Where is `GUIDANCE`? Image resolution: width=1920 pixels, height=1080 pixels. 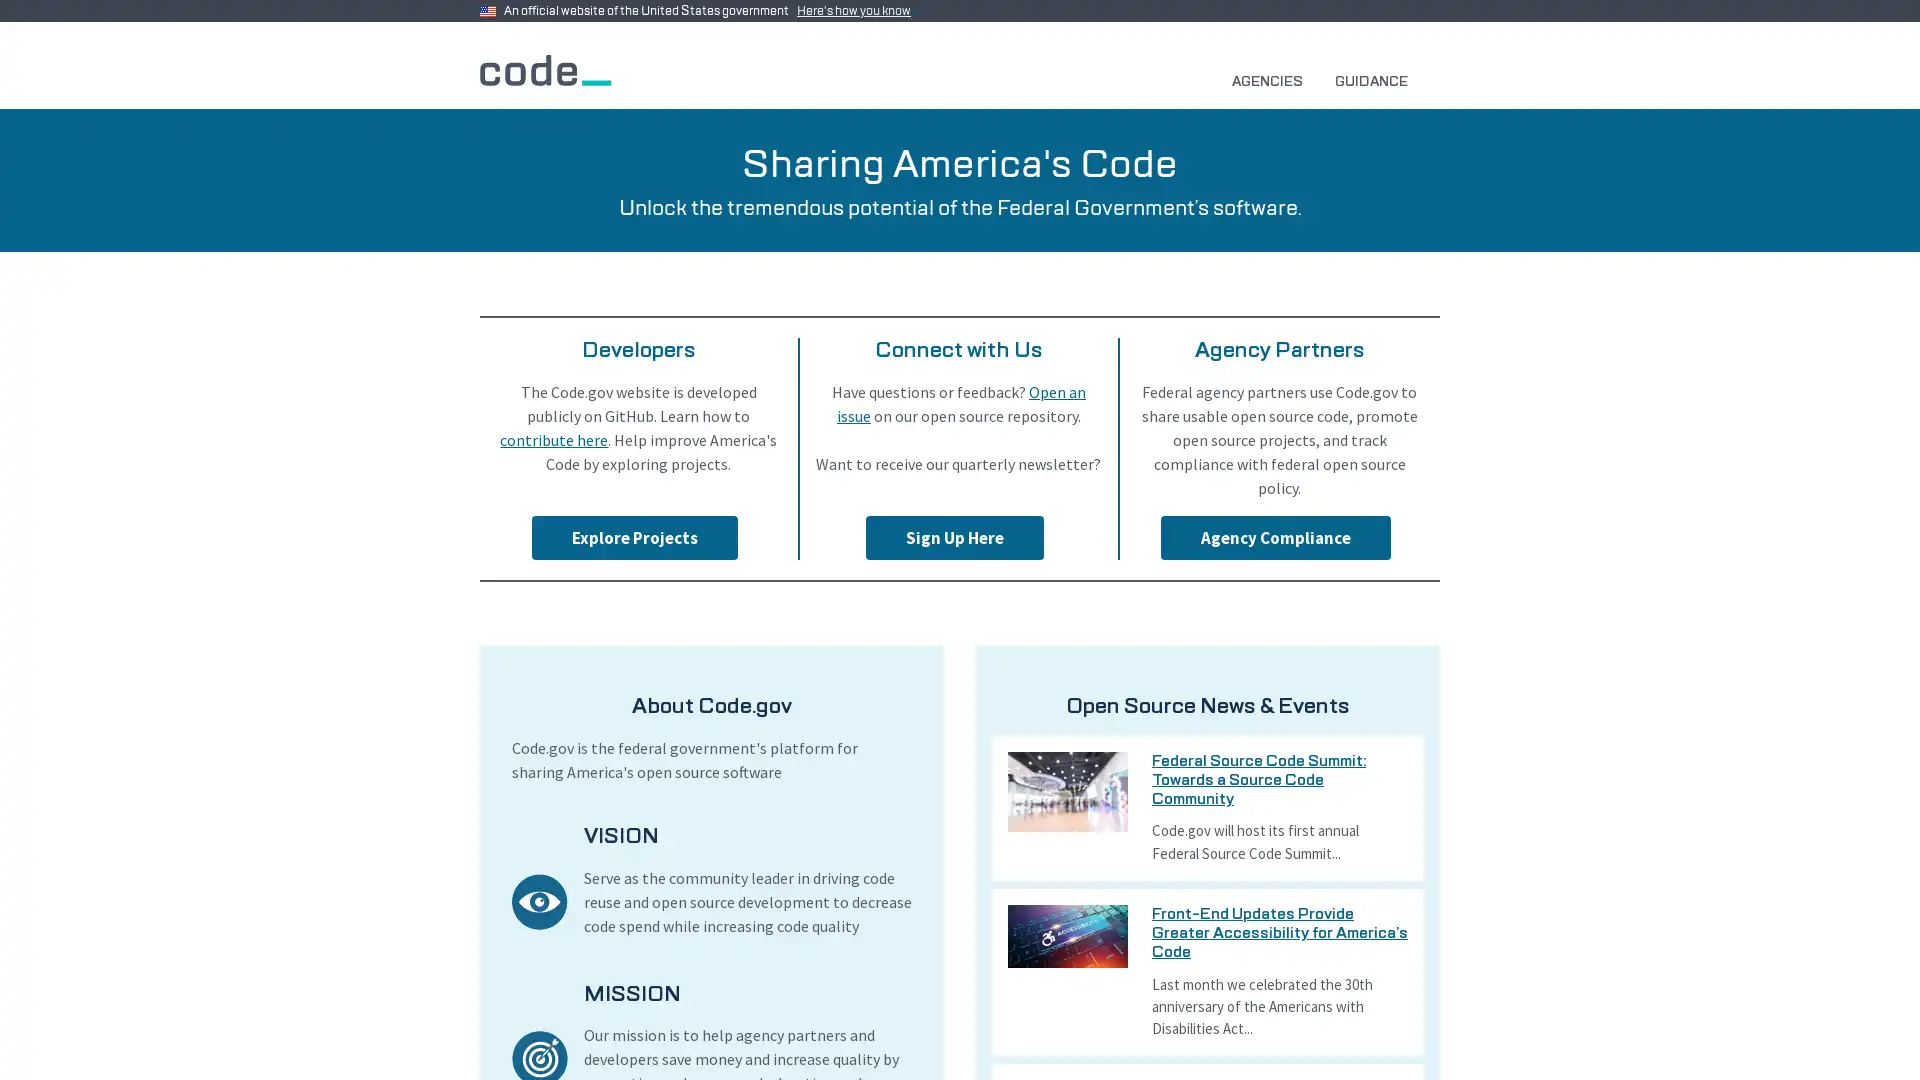 GUIDANCE is located at coordinates (1378, 80).